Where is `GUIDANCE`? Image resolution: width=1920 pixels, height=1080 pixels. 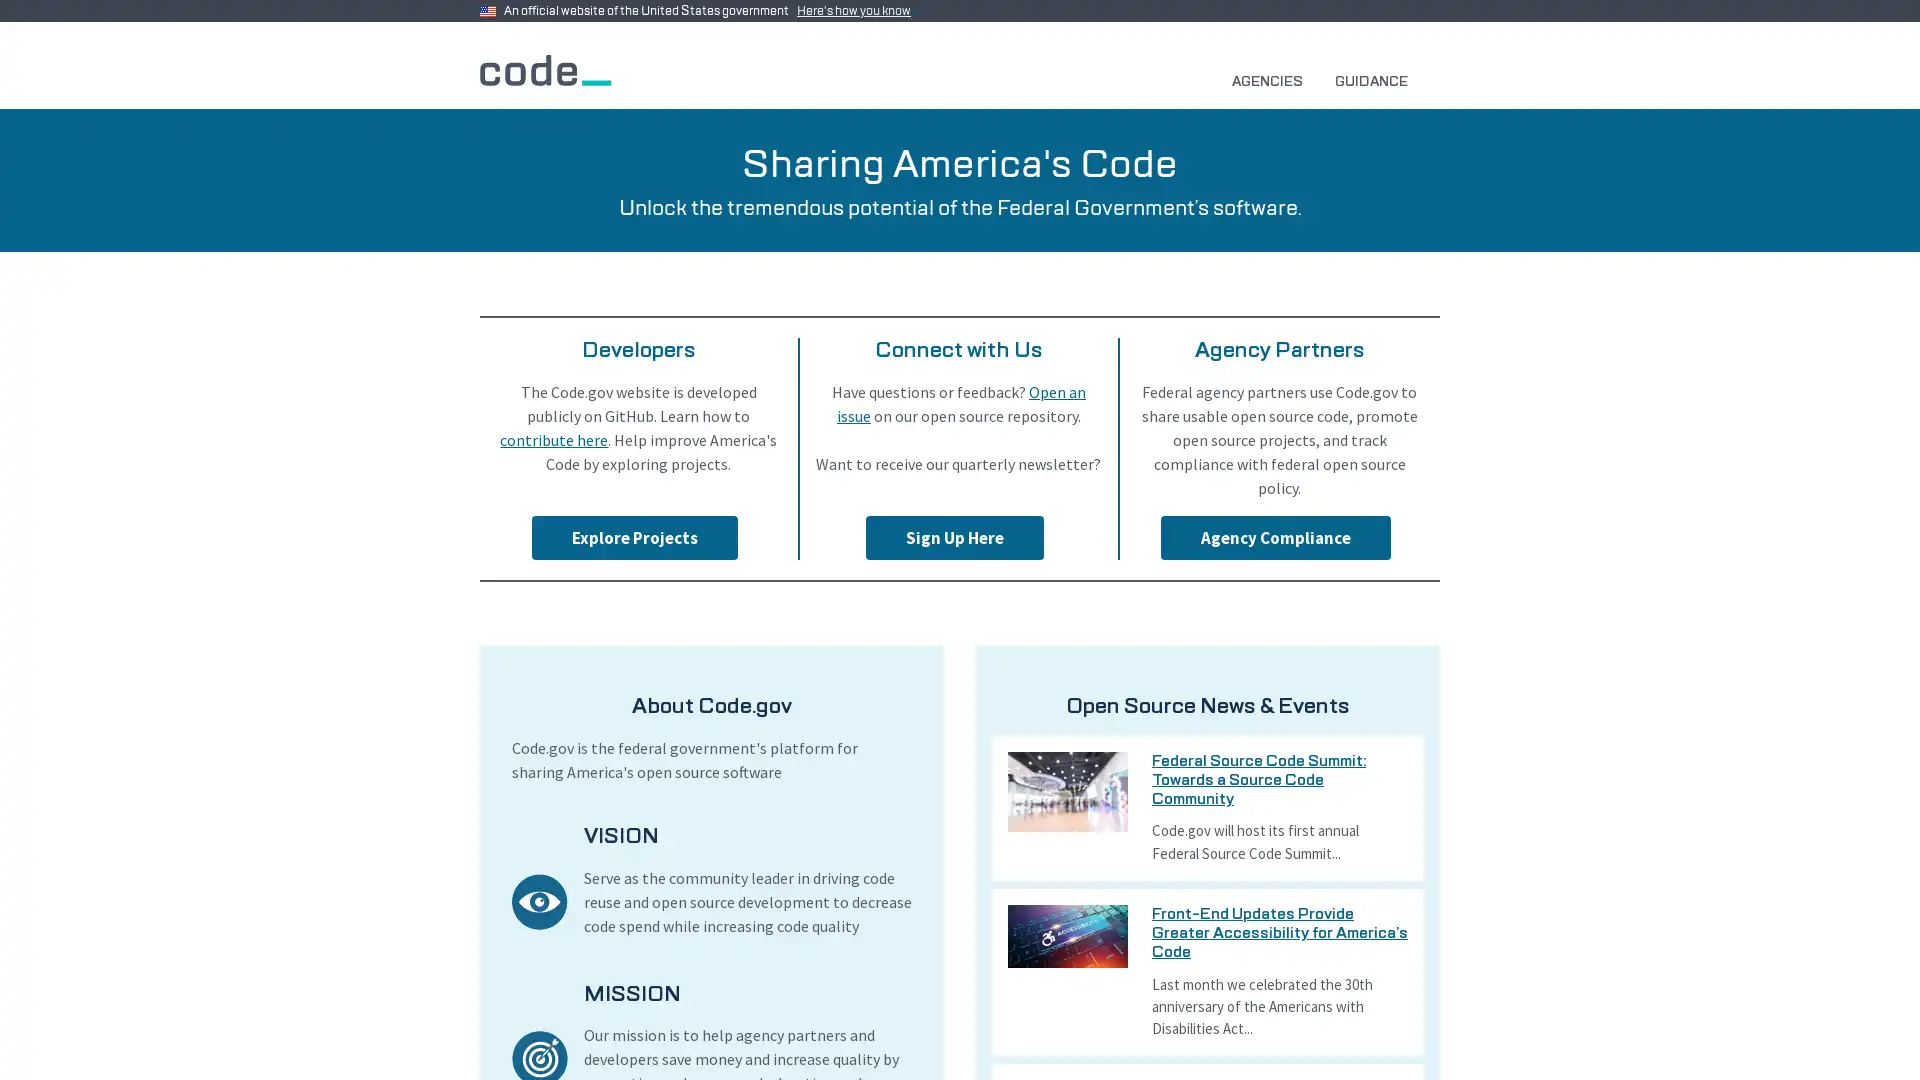 GUIDANCE is located at coordinates (1378, 80).